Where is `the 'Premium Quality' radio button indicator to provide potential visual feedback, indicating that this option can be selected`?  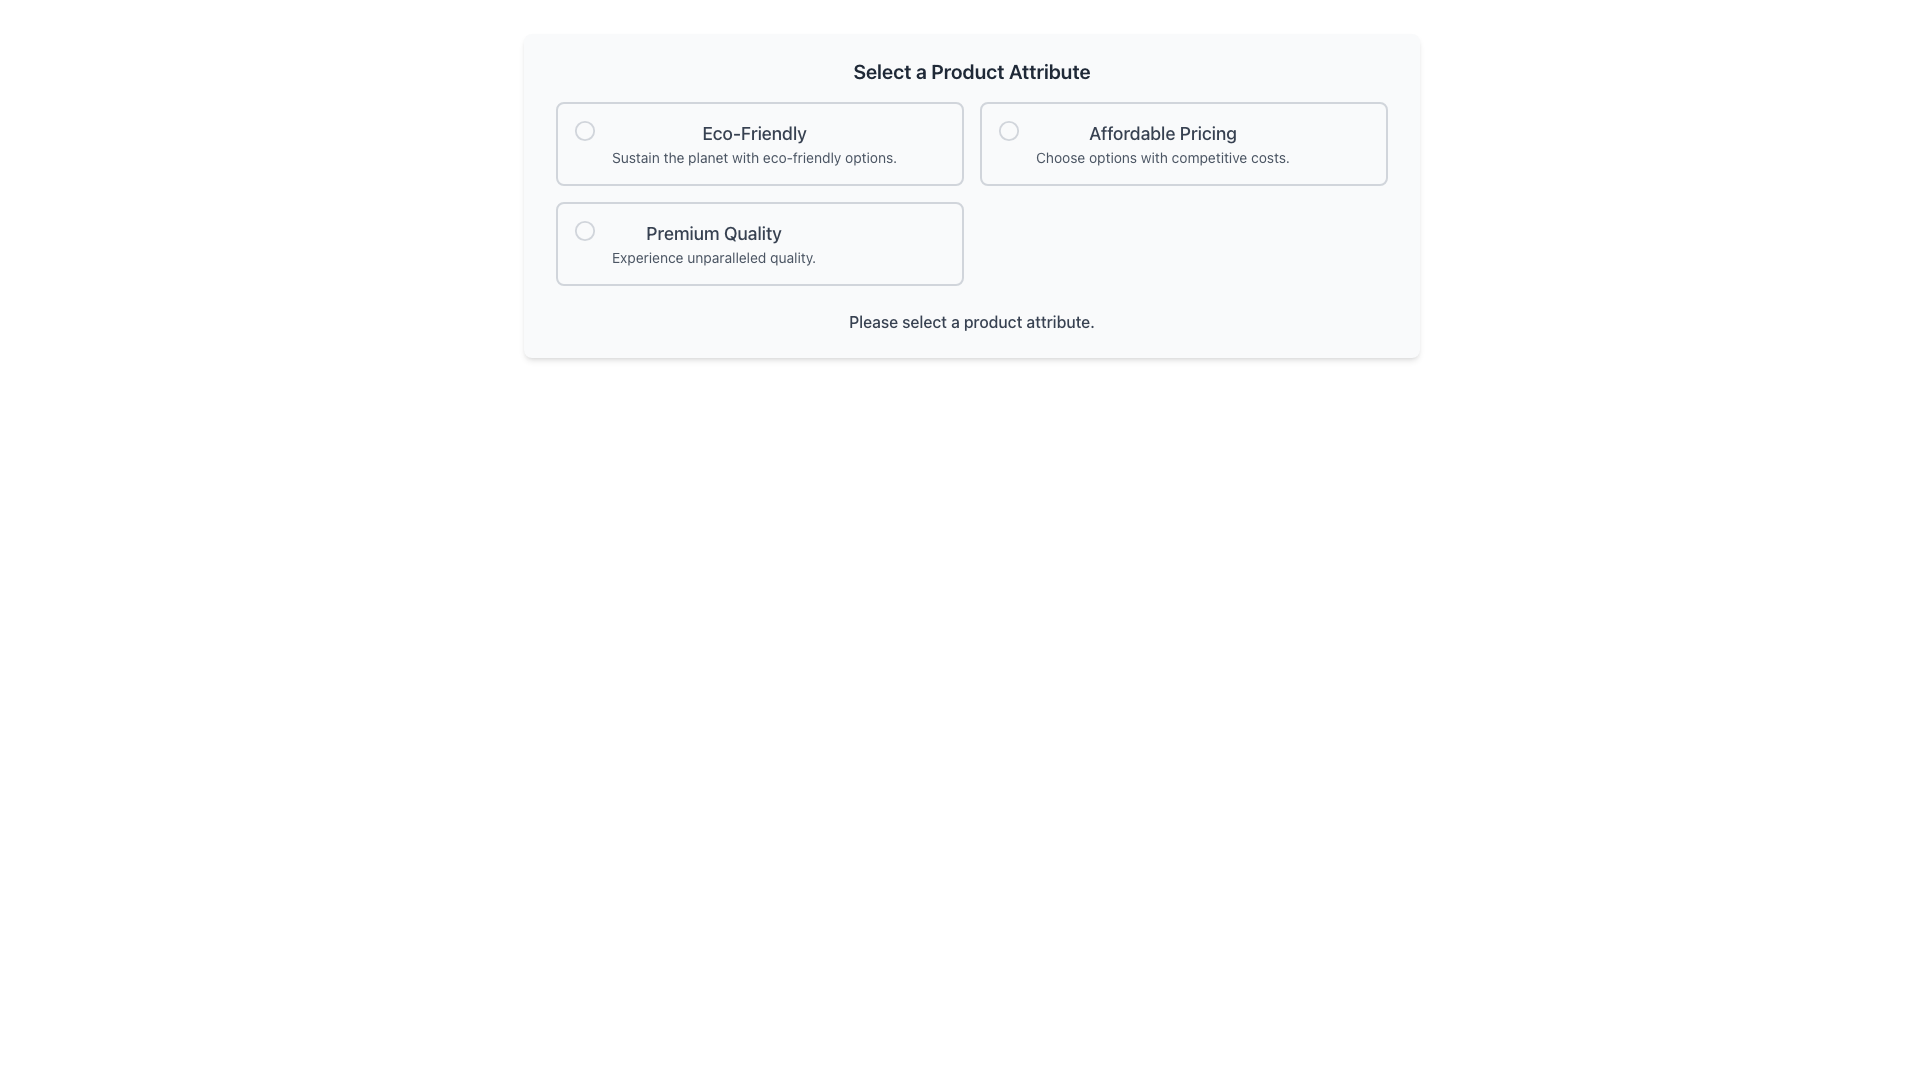
the 'Premium Quality' radio button indicator to provide potential visual feedback, indicating that this option can be selected is located at coordinates (584, 230).